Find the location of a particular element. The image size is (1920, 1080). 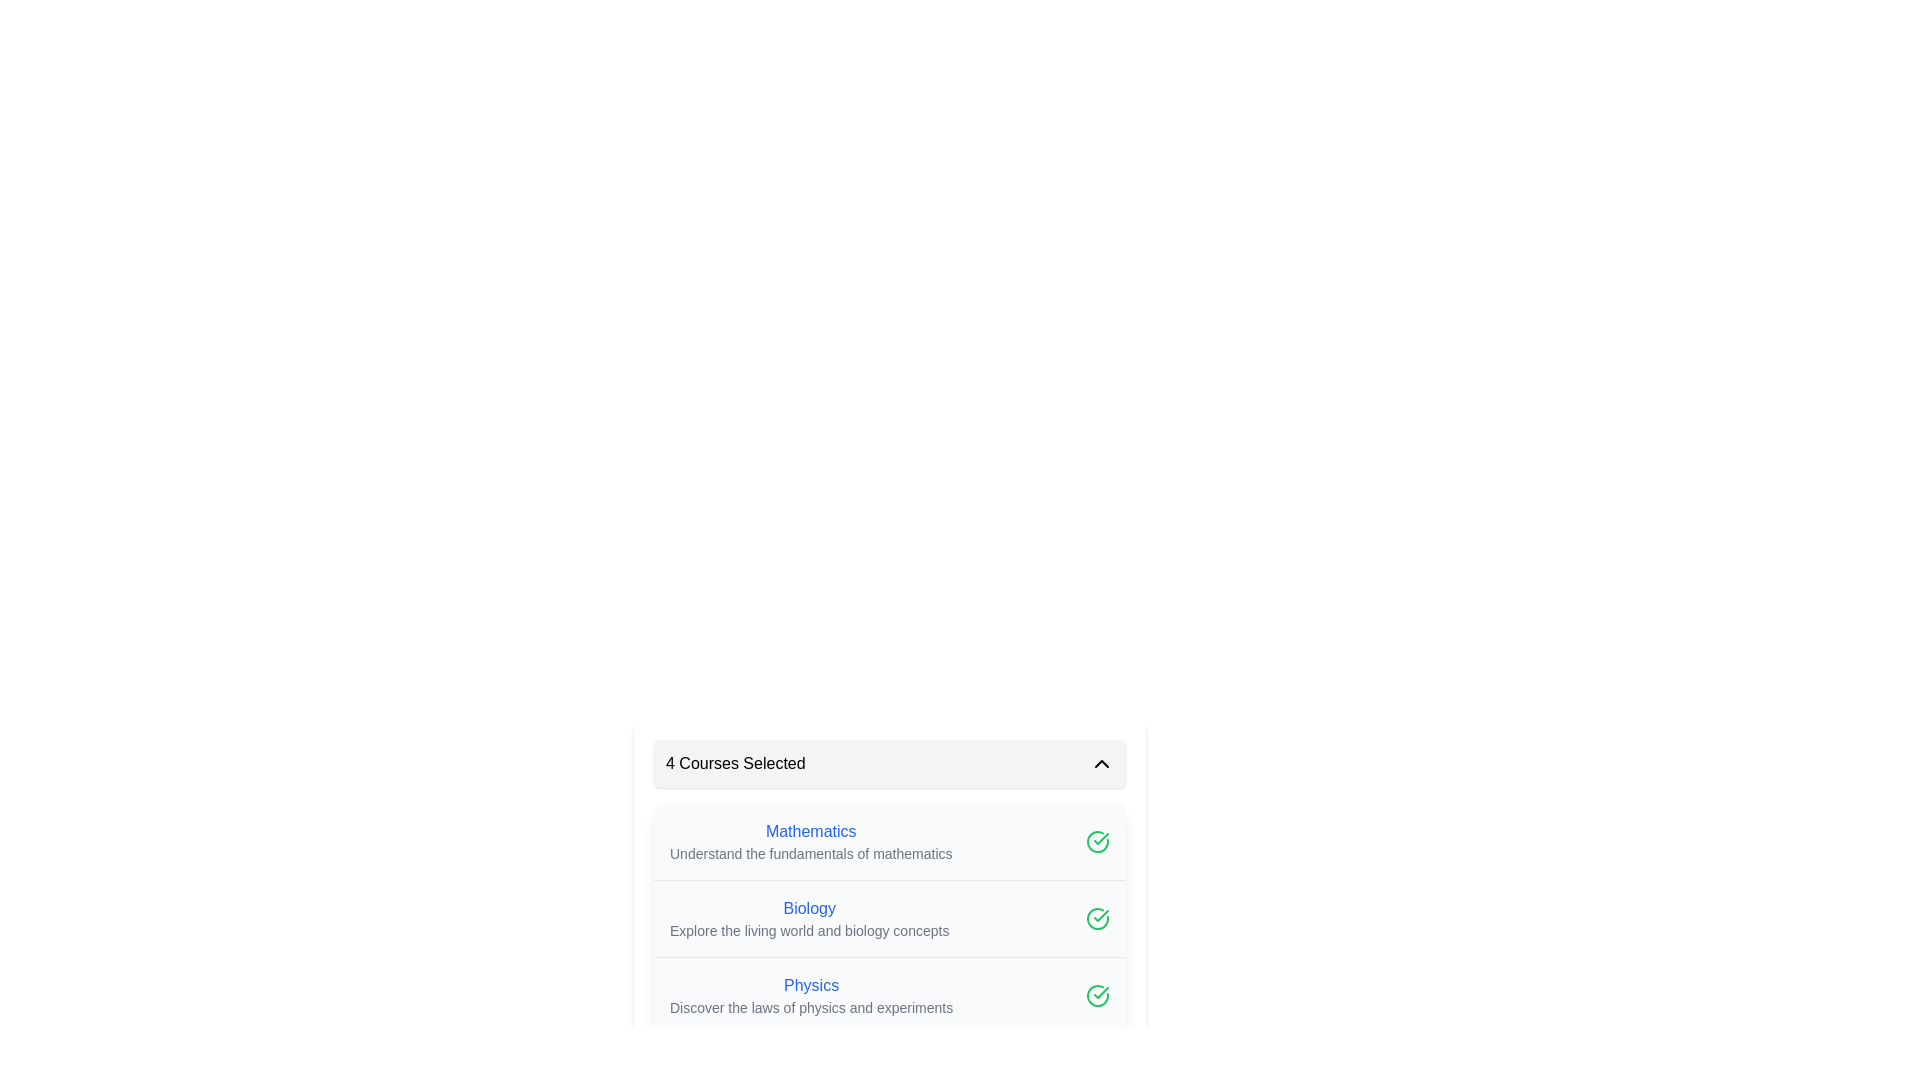

the 'Physics' text label, which is a clickable item displayed in blue font below the 'Biology' course heading in the list of courses is located at coordinates (811, 985).